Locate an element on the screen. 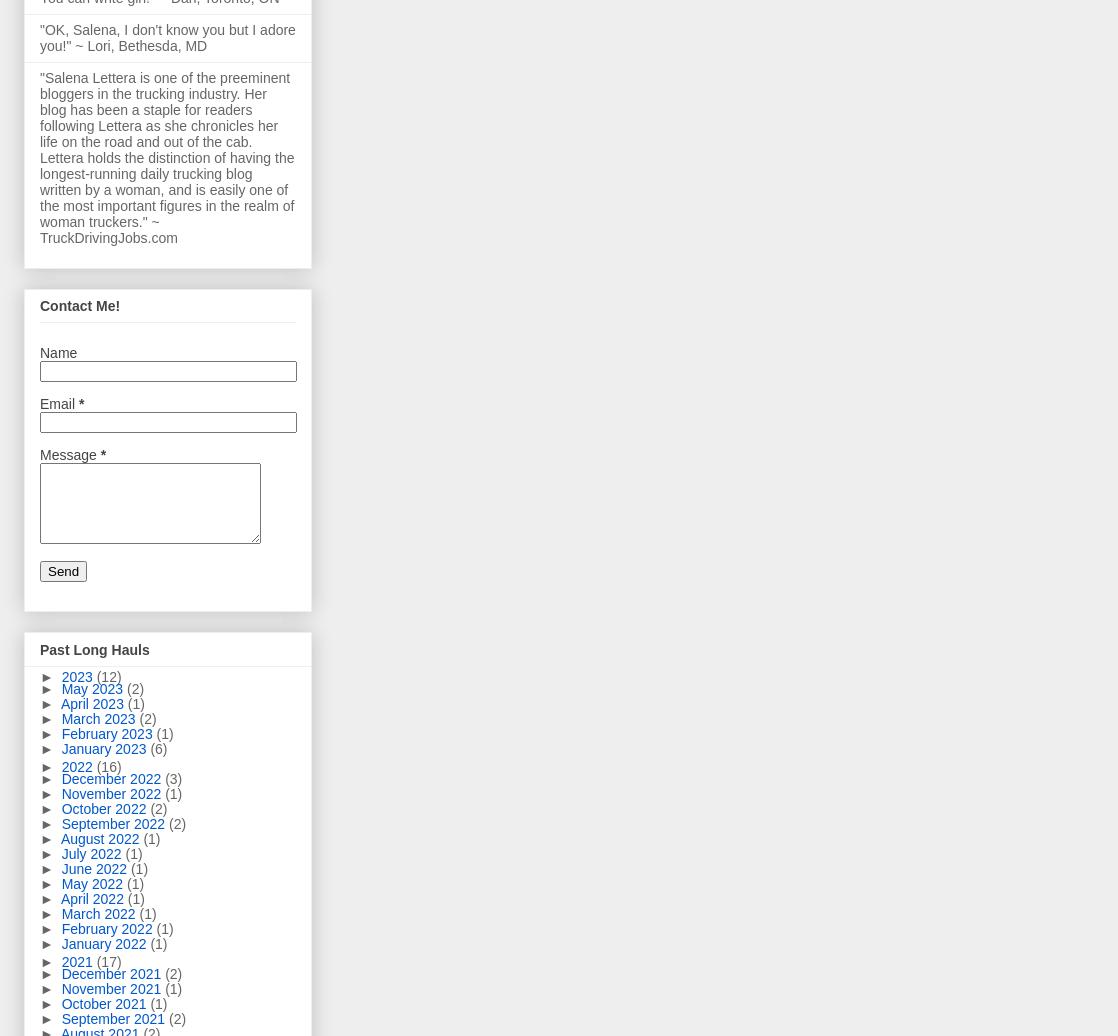 The height and width of the screenshot is (1036, 1118). 'March 2022' is located at coordinates (99, 913).